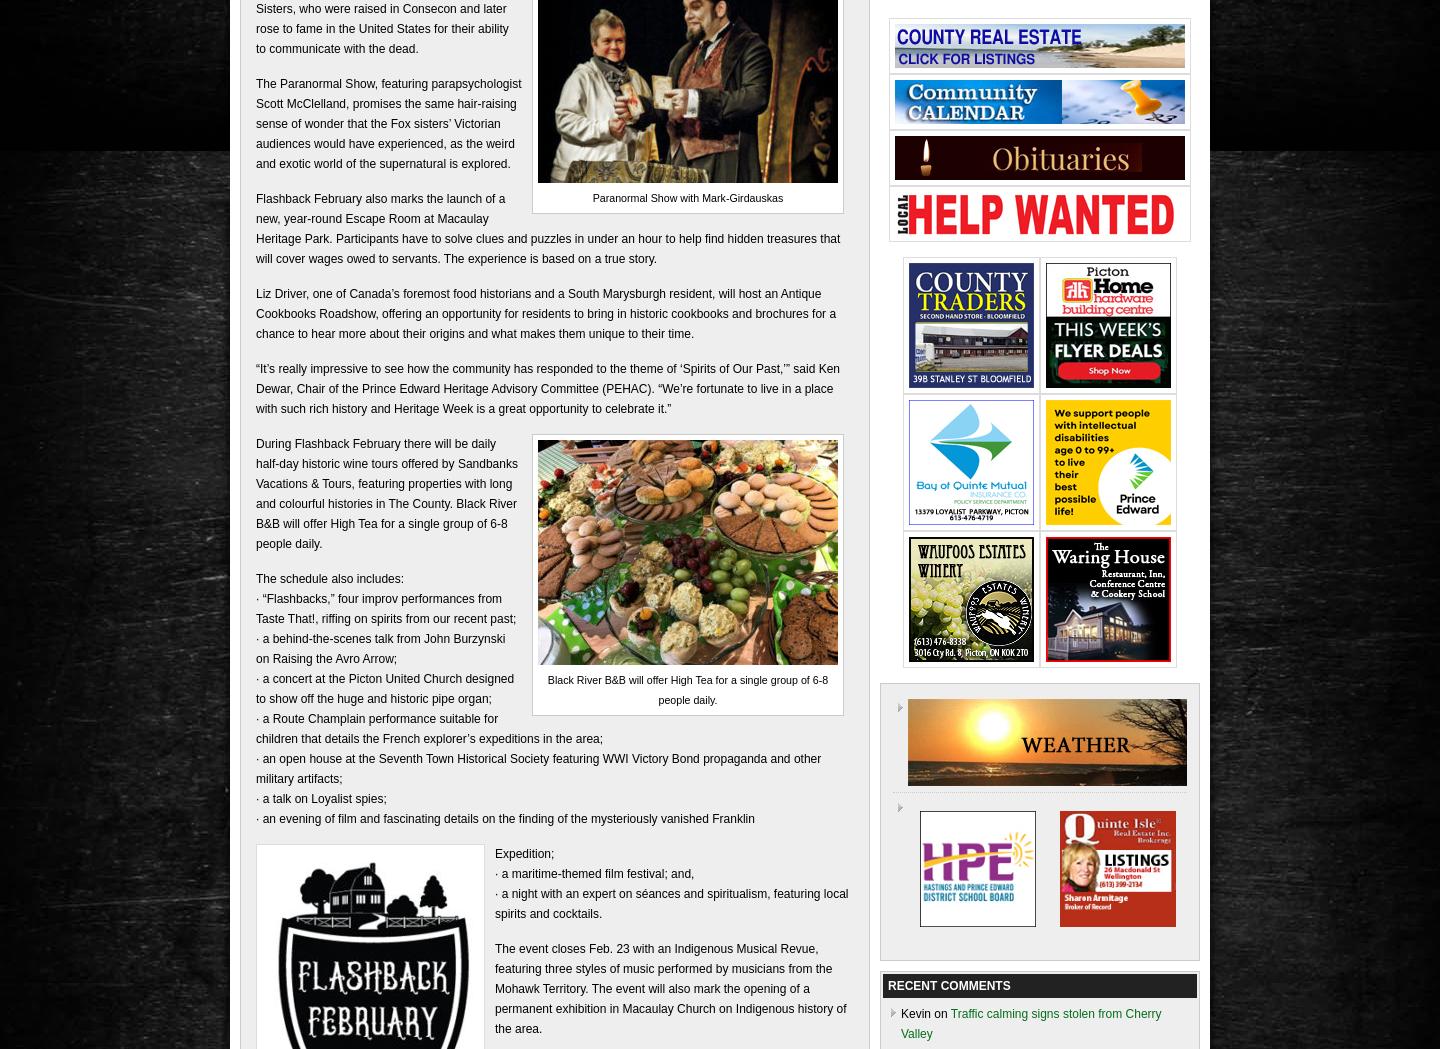 This screenshot has height=1049, width=1440. I want to click on 'RECENT COMMENTS', so click(948, 984).